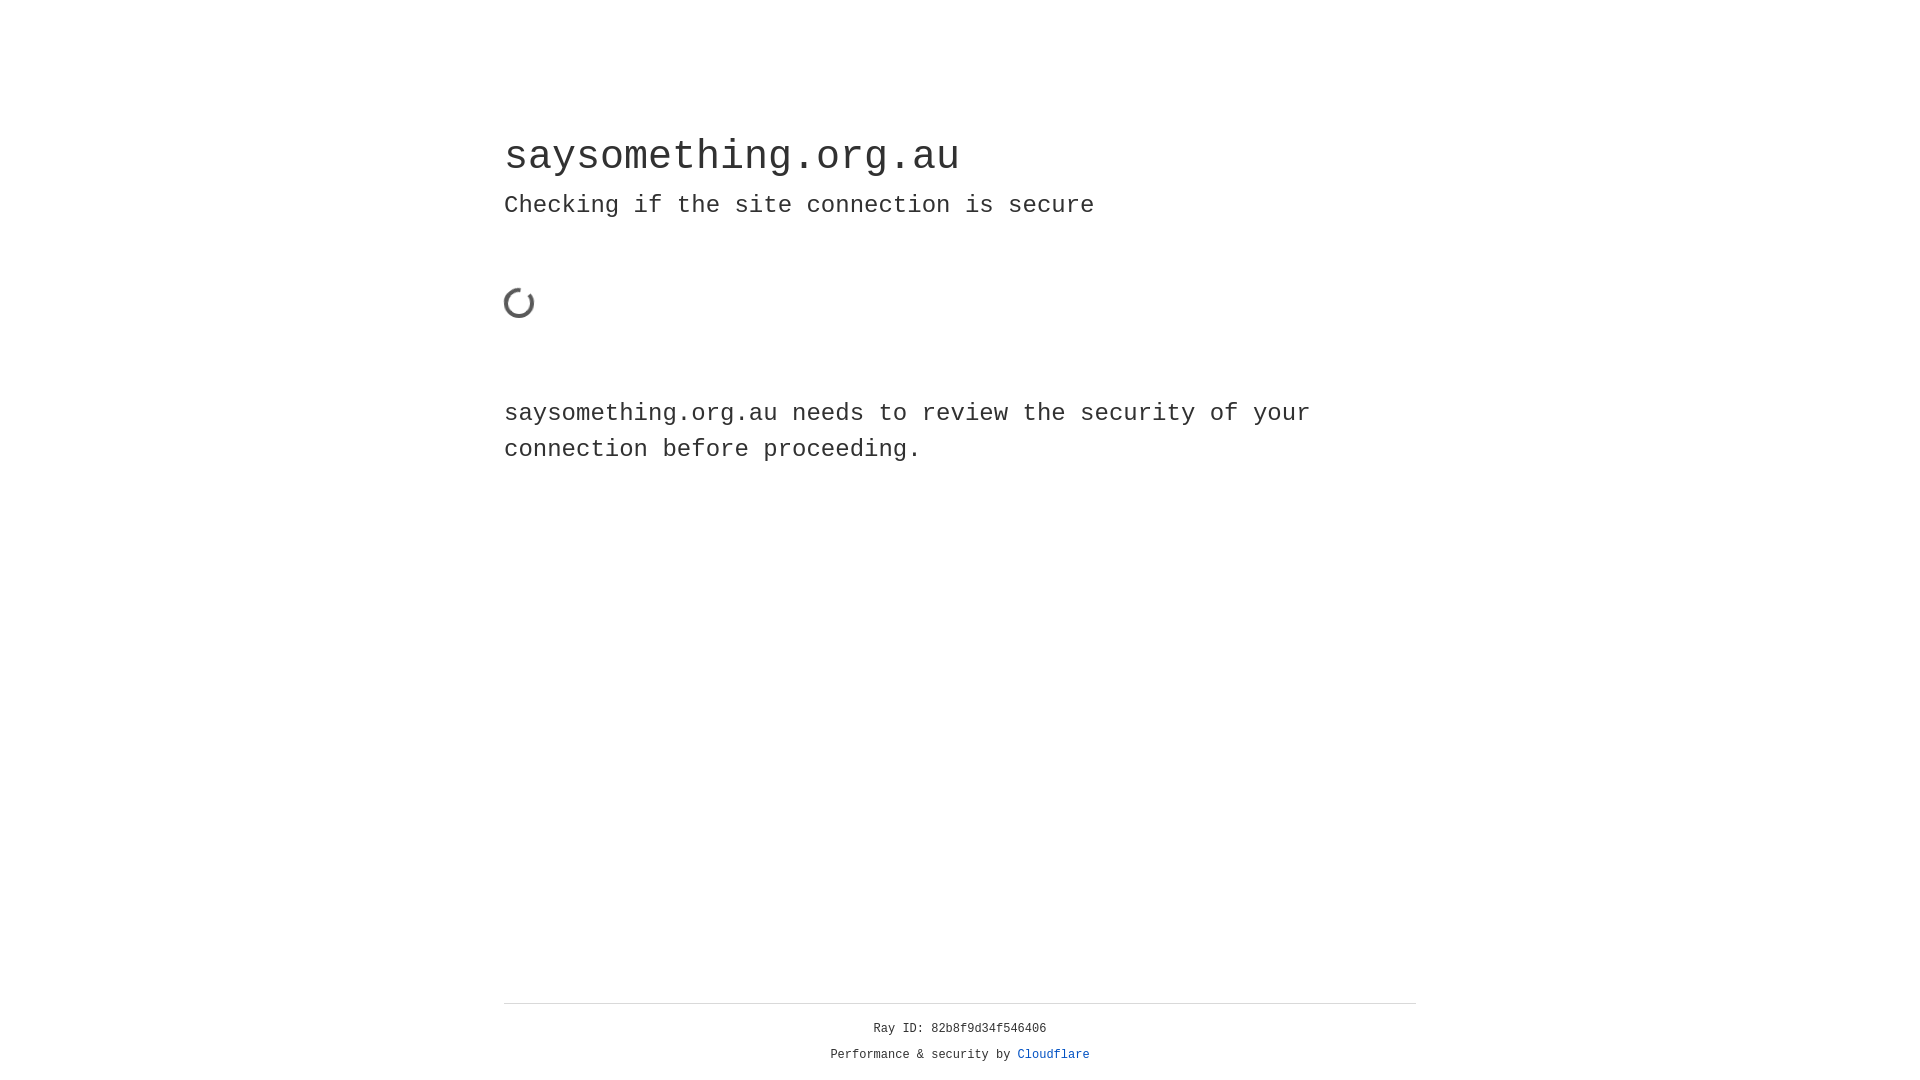  Describe the element at coordinates (1053, 1054) in the screenshot. I see `'Cloudflare'` at that location.